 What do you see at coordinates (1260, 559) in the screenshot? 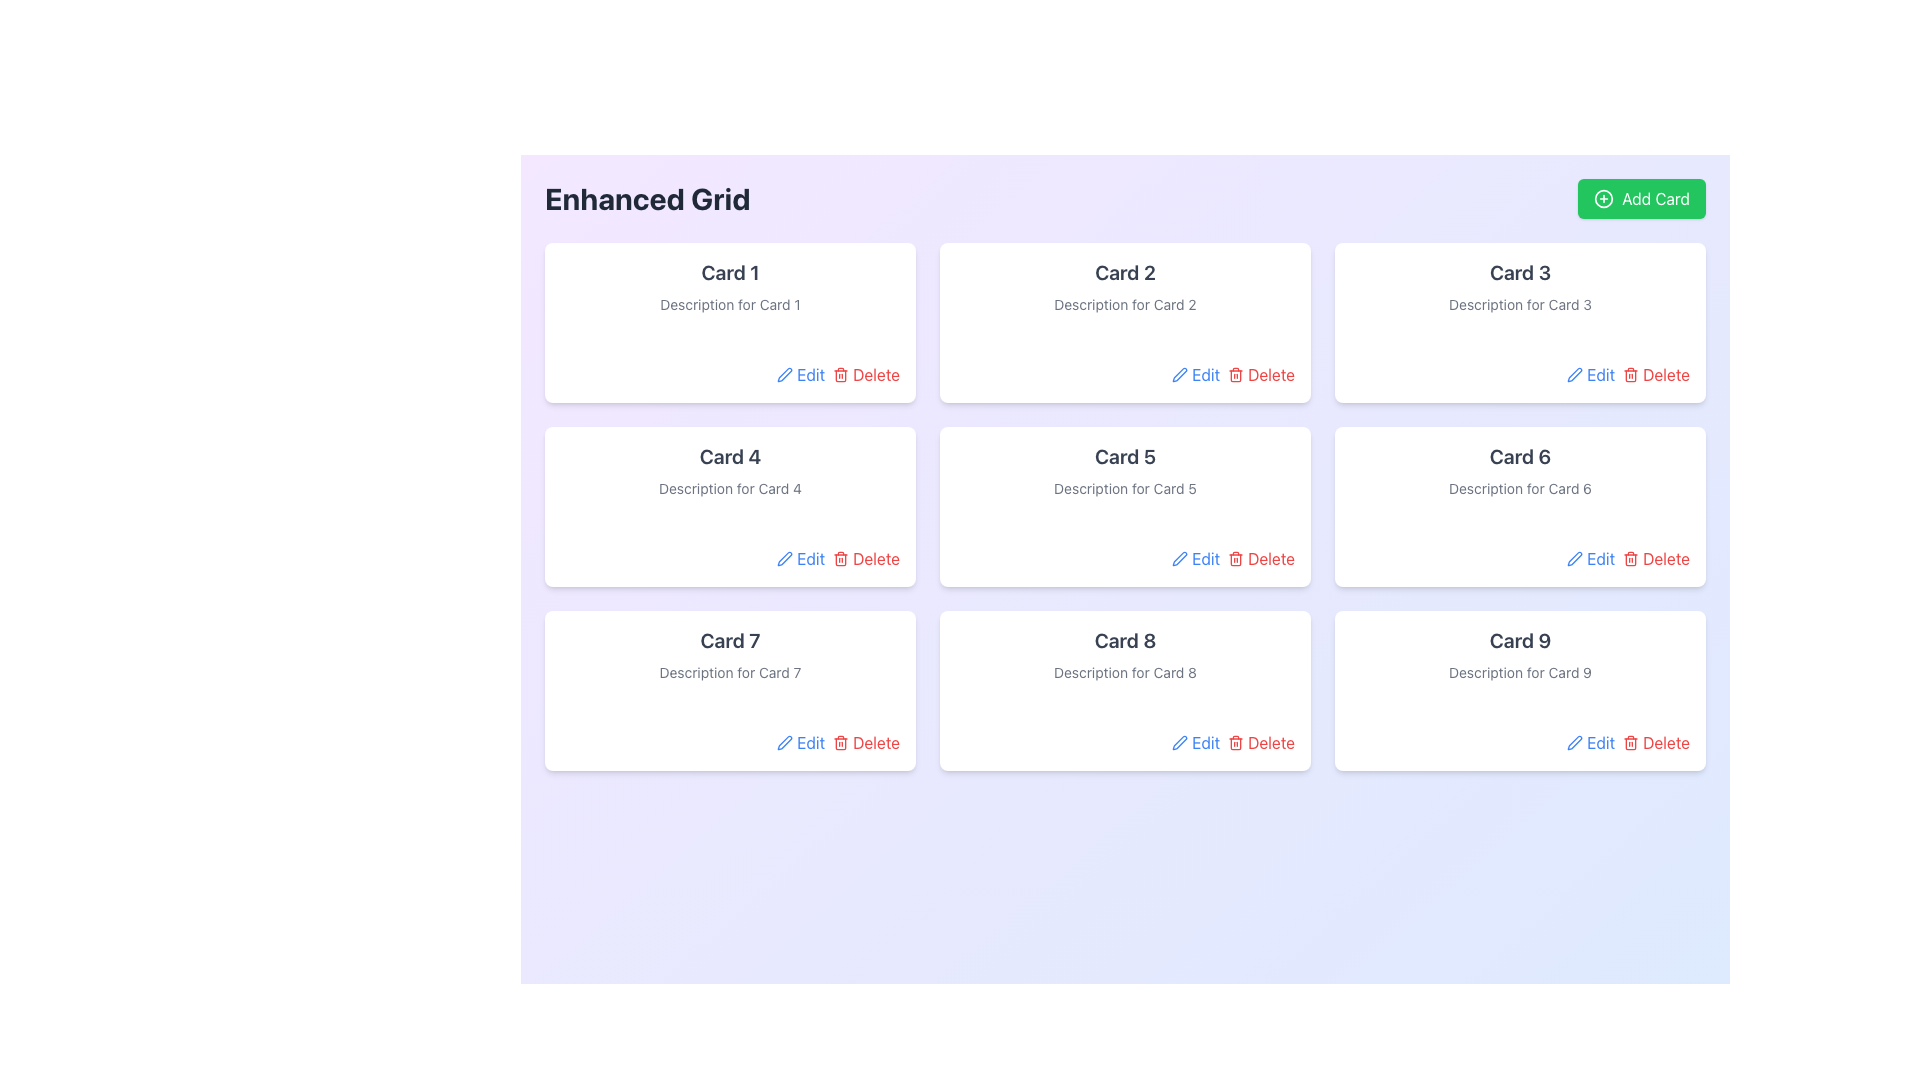
I see `the red 'Delete' button with a trash can icon located in the bottom right corner of 'Card 5'` at bounding box center [1260, 559].